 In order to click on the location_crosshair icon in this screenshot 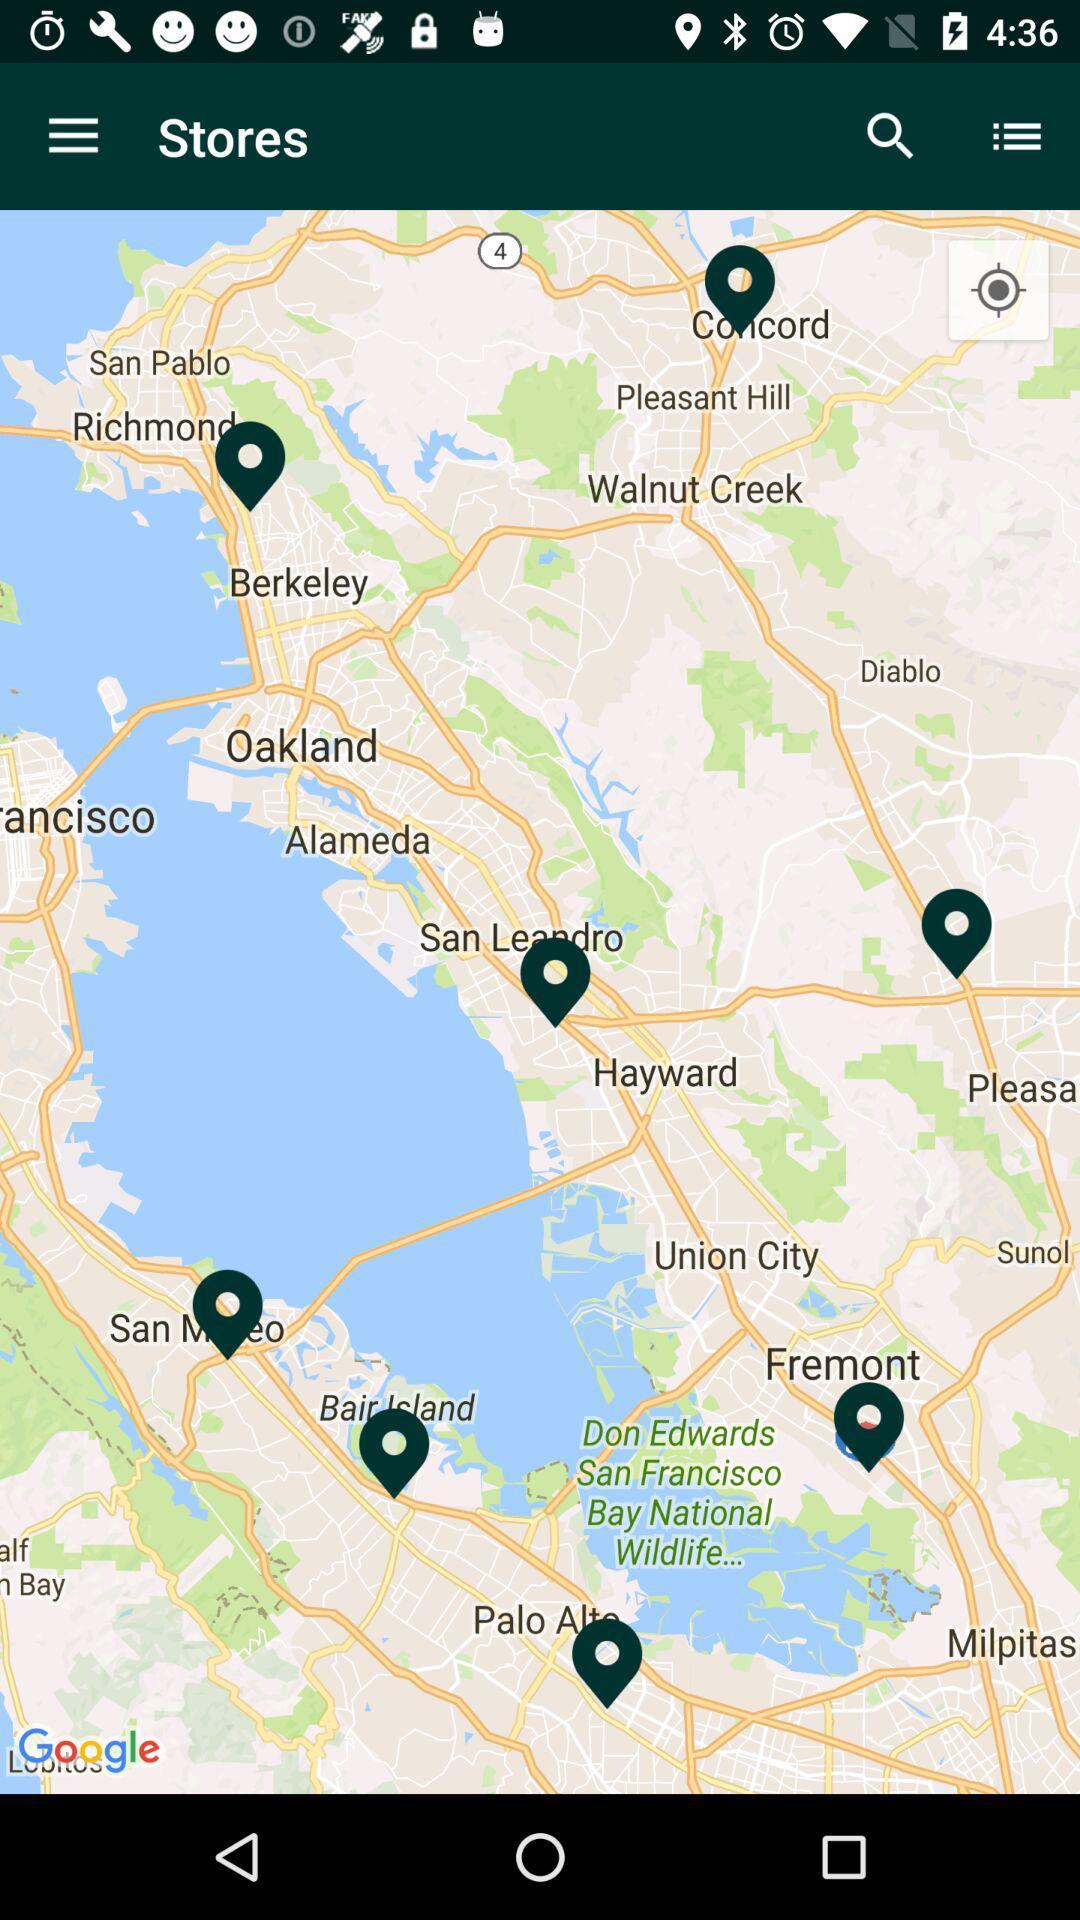, I will do `click(998, 290)`.